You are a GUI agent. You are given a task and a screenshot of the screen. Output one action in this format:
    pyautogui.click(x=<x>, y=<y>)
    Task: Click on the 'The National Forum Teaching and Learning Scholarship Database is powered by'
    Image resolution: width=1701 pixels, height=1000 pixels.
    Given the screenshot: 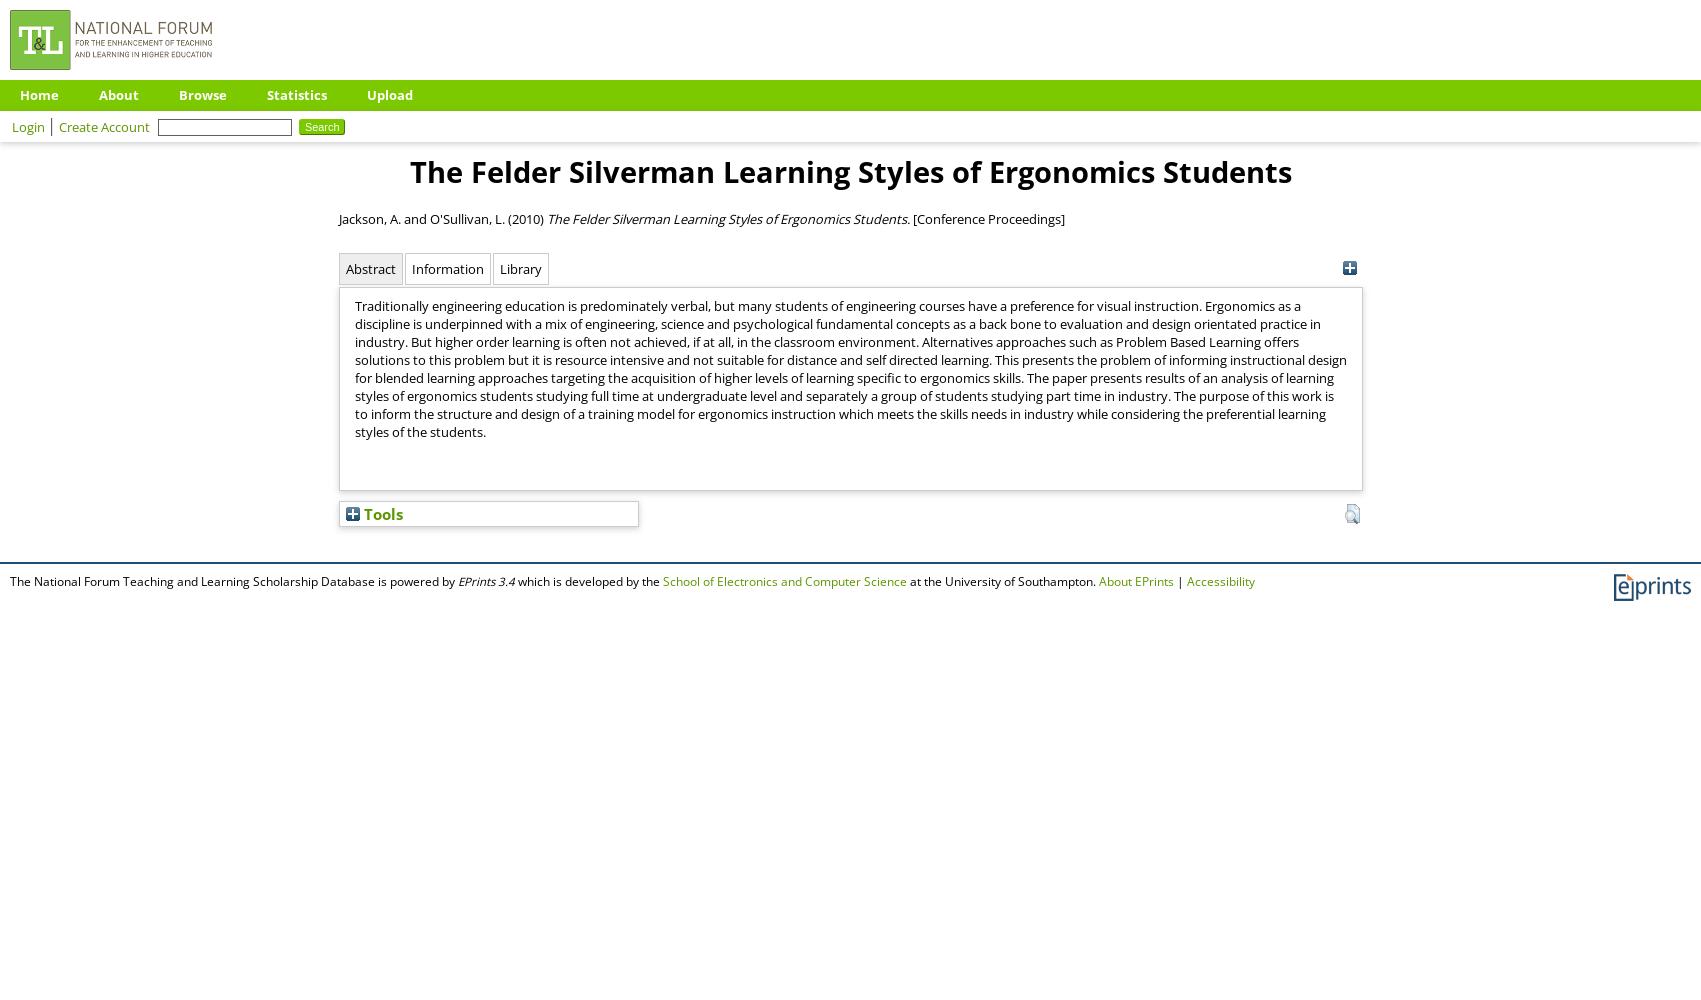 What is the action you would take?
    pyautogui.click(x=233, y=580)
    